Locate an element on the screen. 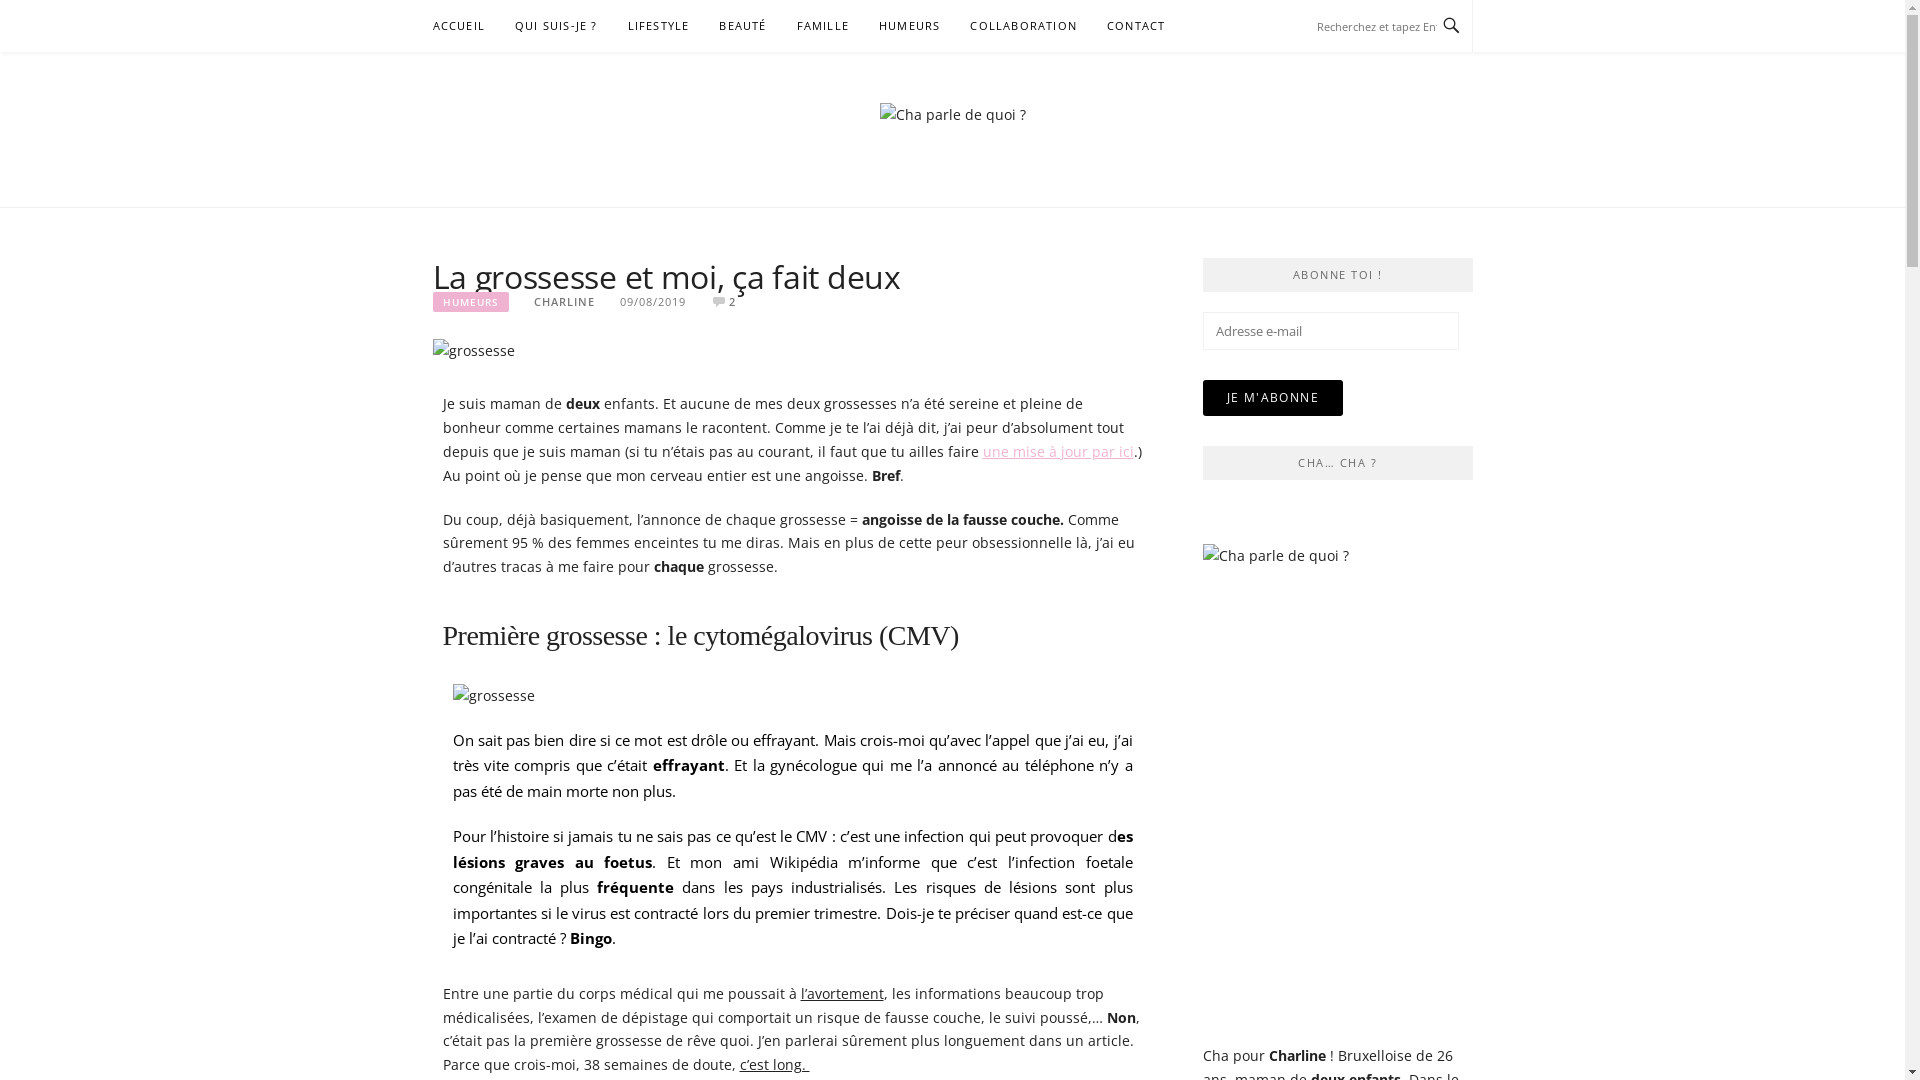 Image resolution: width=1920 pixels, height=1080 pixels. 'FAMILLE' is located at coordinates (822, 26).